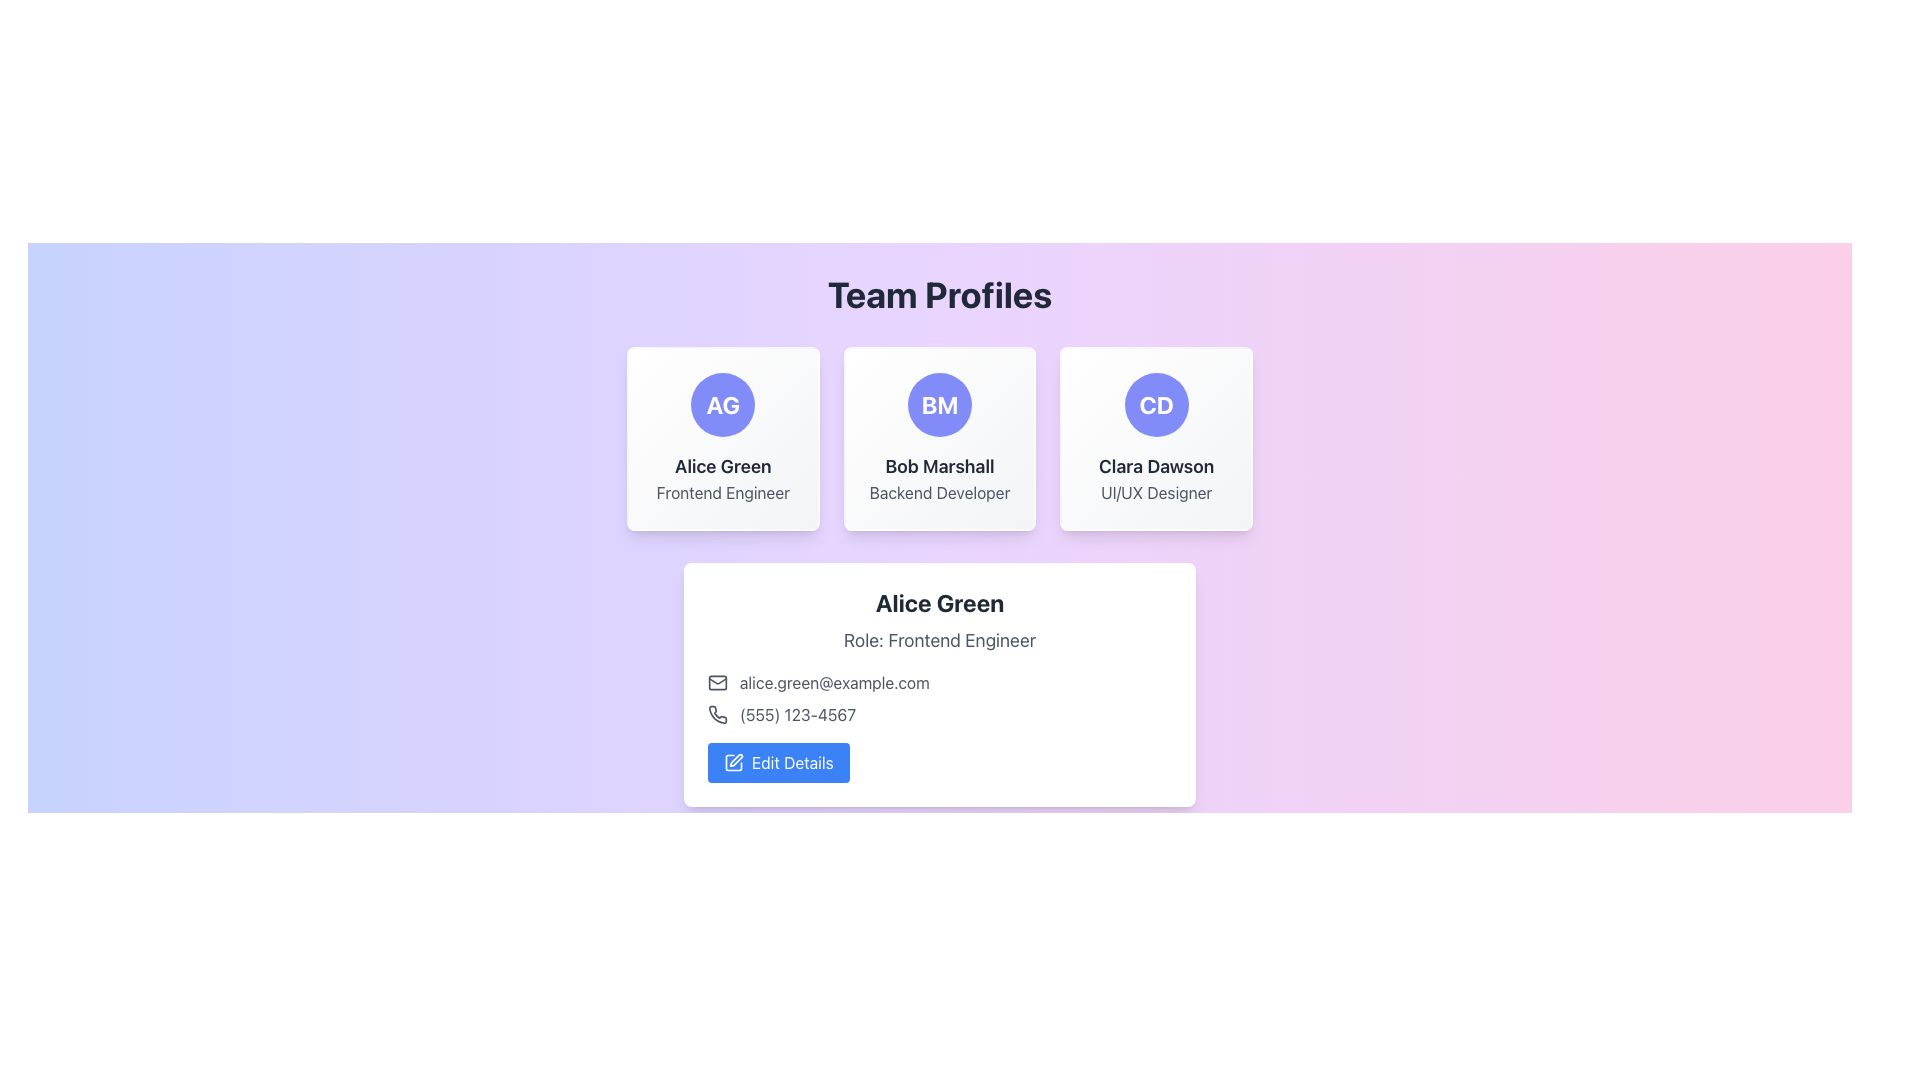 The width and height of the screenshot is (1920, 1080). What do you see at coordinates (718, 681) in the screenshot?
I see `rectangular envelope background element that serves as the base of the mail icon for 'Alice Green' by hovering over it for debugging purposes` at bounding box center [718, 681].